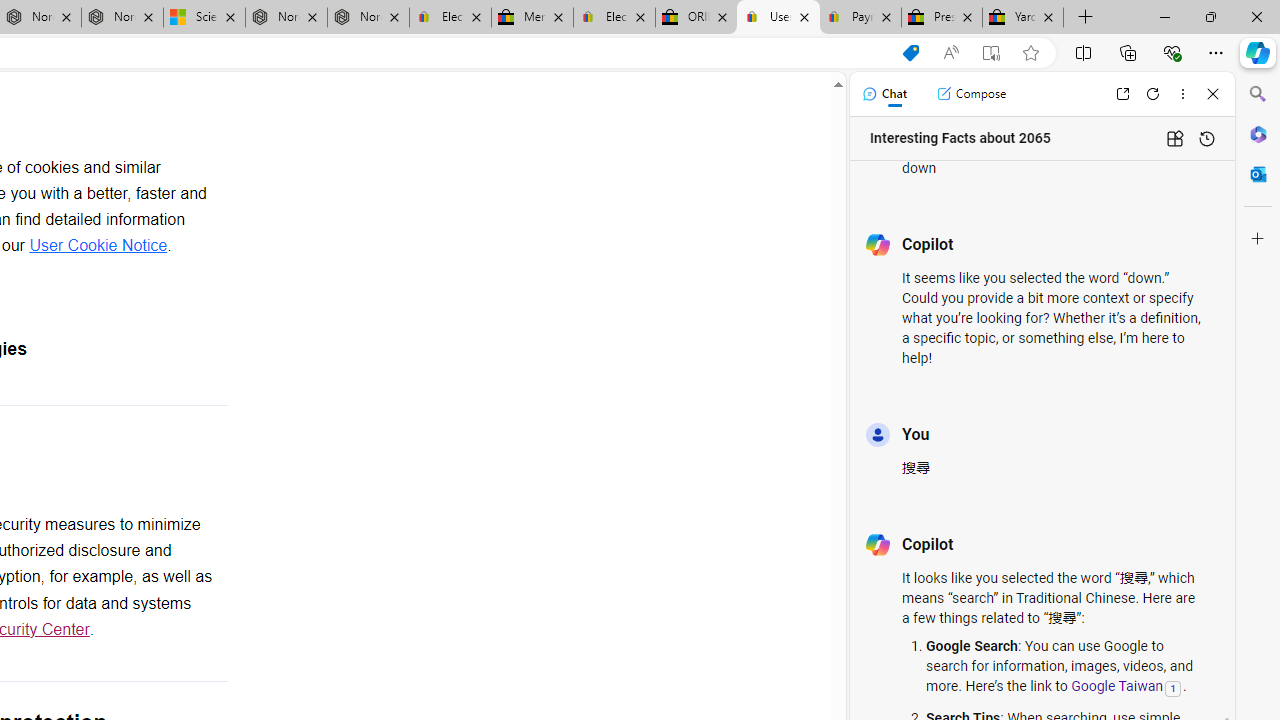 The height and width of the screenshot is (720, 1280). Describe the element at coordinates (909, 52) in the screenshot. I see `'This site has coupons! Shopping in Microsoft Edge'` at that location.